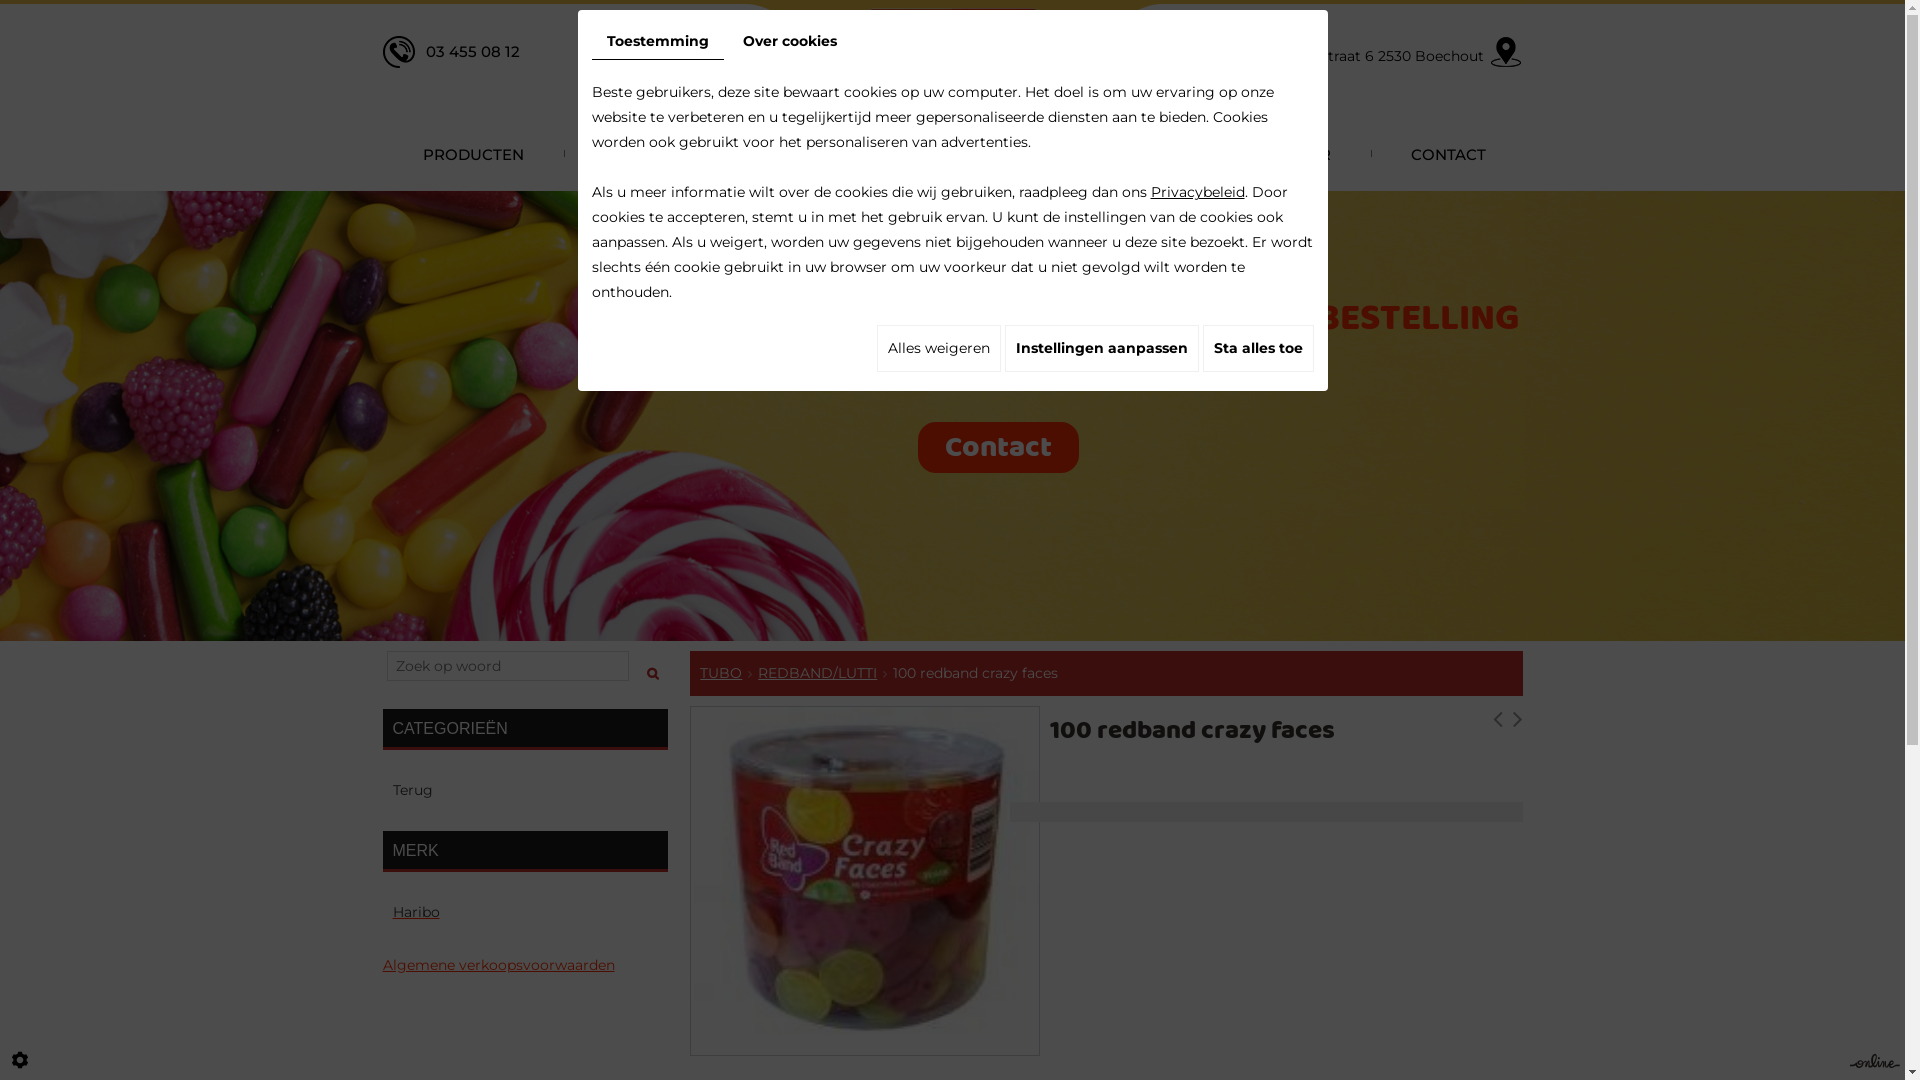  Describe the element at coordinates (524, 912) in the screenshot. I see `'Haribo'` at that location.